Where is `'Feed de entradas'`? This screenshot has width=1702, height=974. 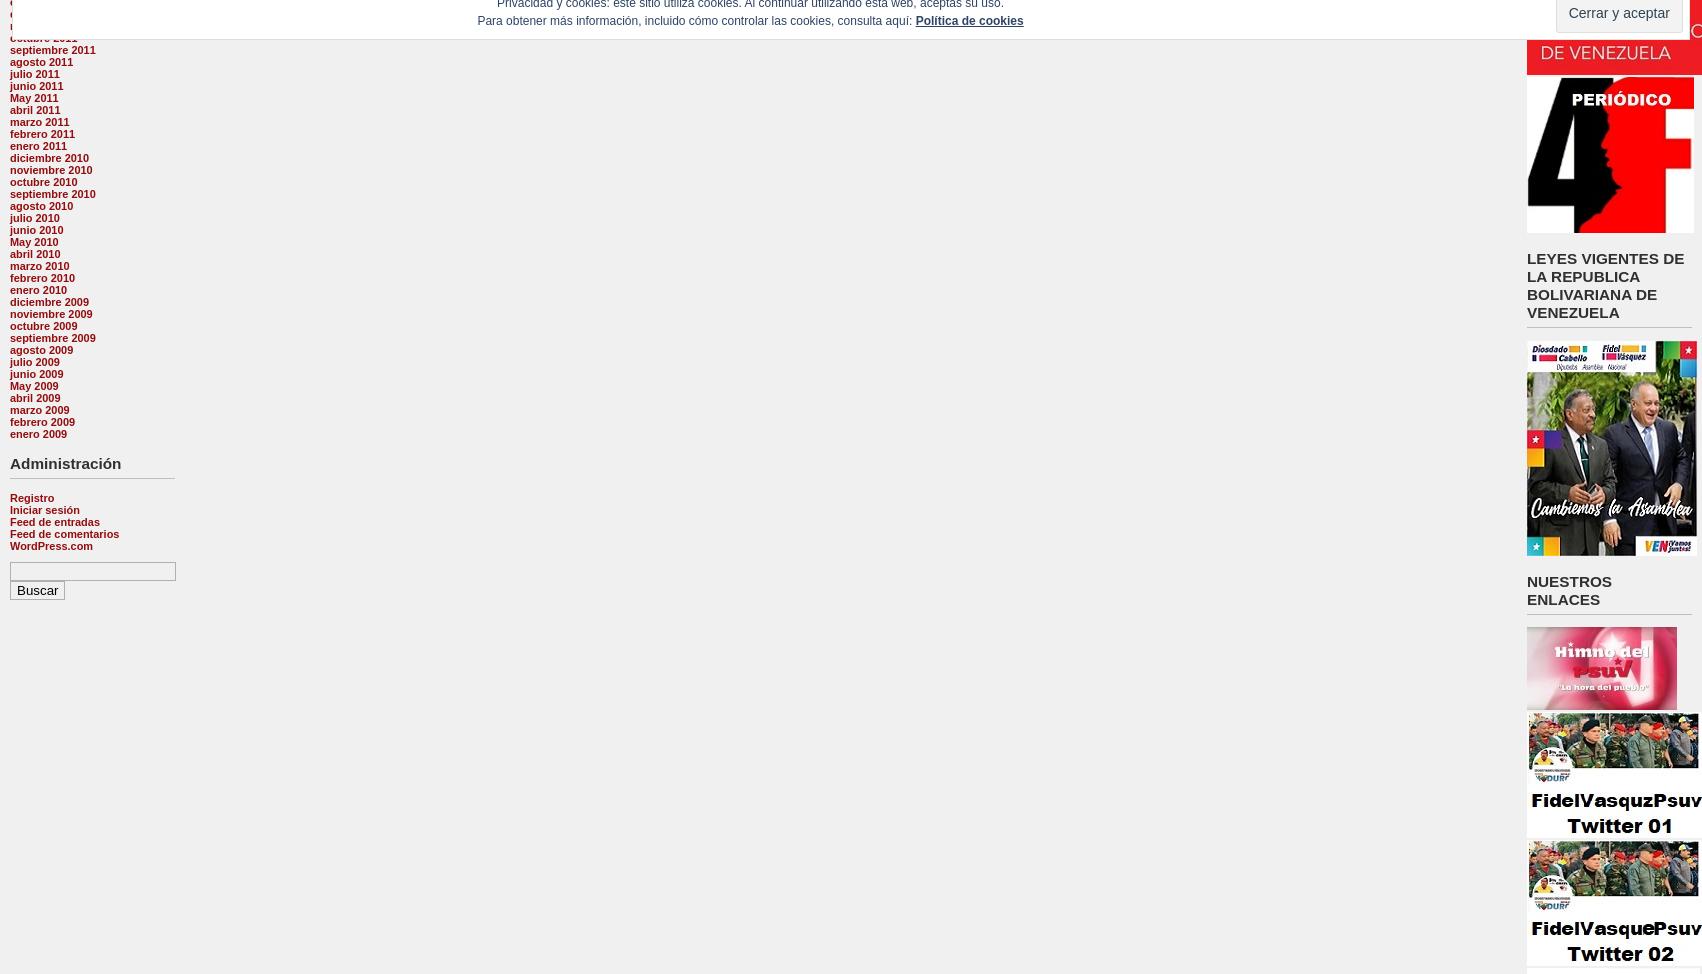
'Feed de entradas' is located at coordinates (54, 520).